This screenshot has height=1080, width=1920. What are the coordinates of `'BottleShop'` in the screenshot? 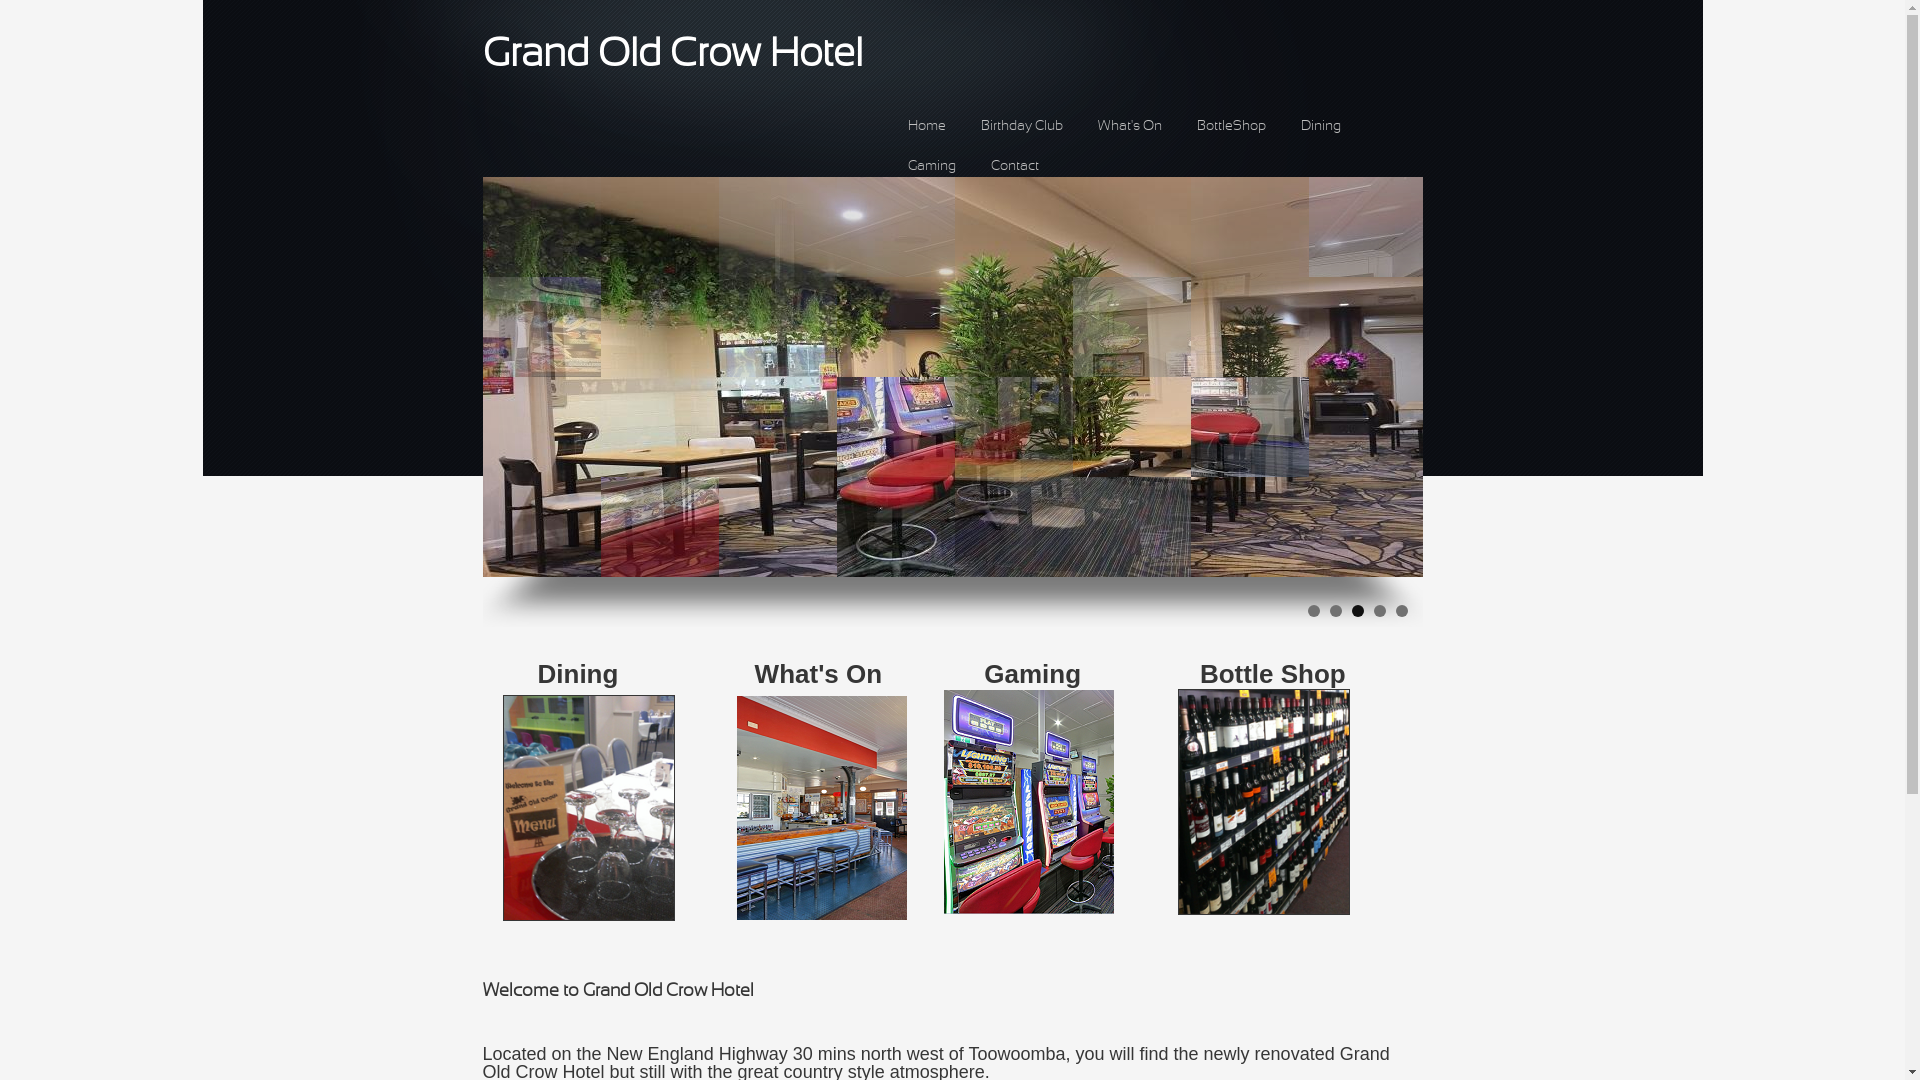 It's located at (1229, 127).